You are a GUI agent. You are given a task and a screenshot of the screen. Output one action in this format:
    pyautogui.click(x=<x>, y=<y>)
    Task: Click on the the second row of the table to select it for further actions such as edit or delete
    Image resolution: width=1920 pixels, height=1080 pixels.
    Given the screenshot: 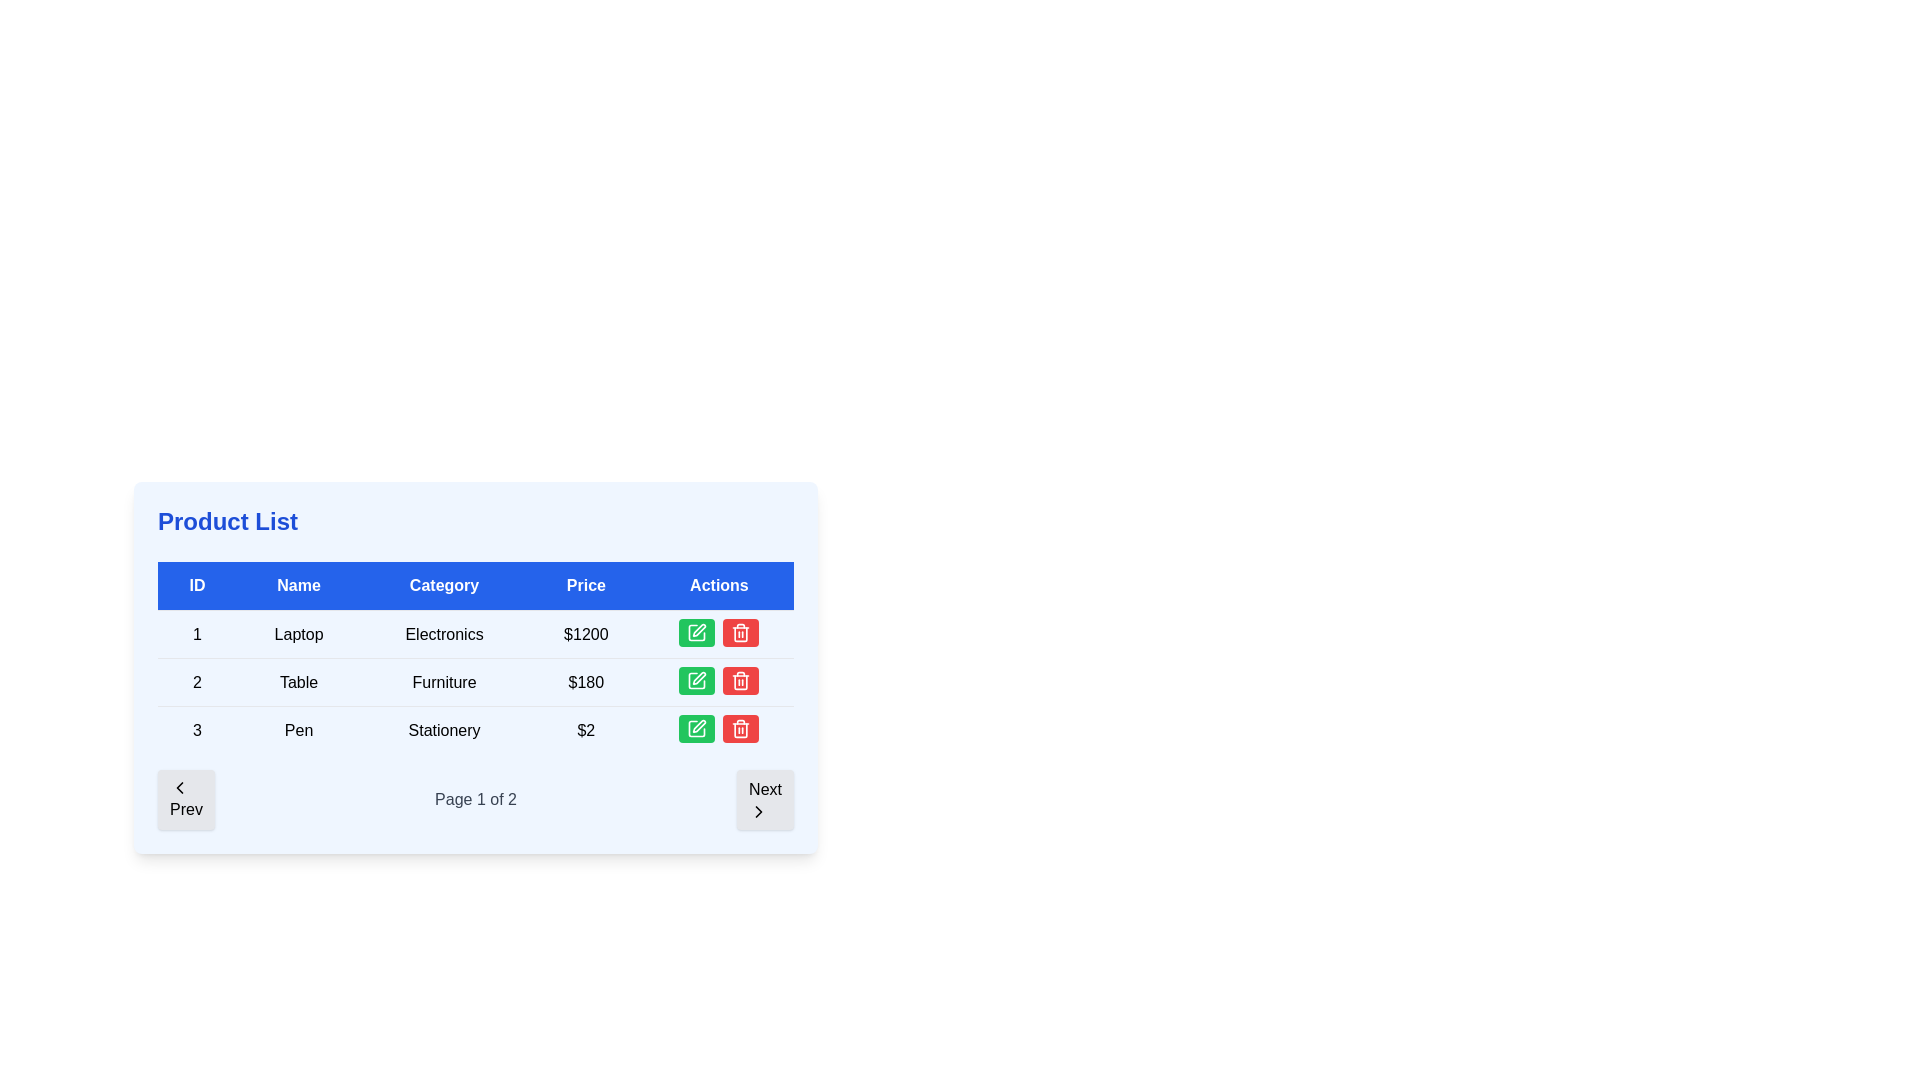 What is the action you would take?
    pyautogui.click(x=474, y=681)
    